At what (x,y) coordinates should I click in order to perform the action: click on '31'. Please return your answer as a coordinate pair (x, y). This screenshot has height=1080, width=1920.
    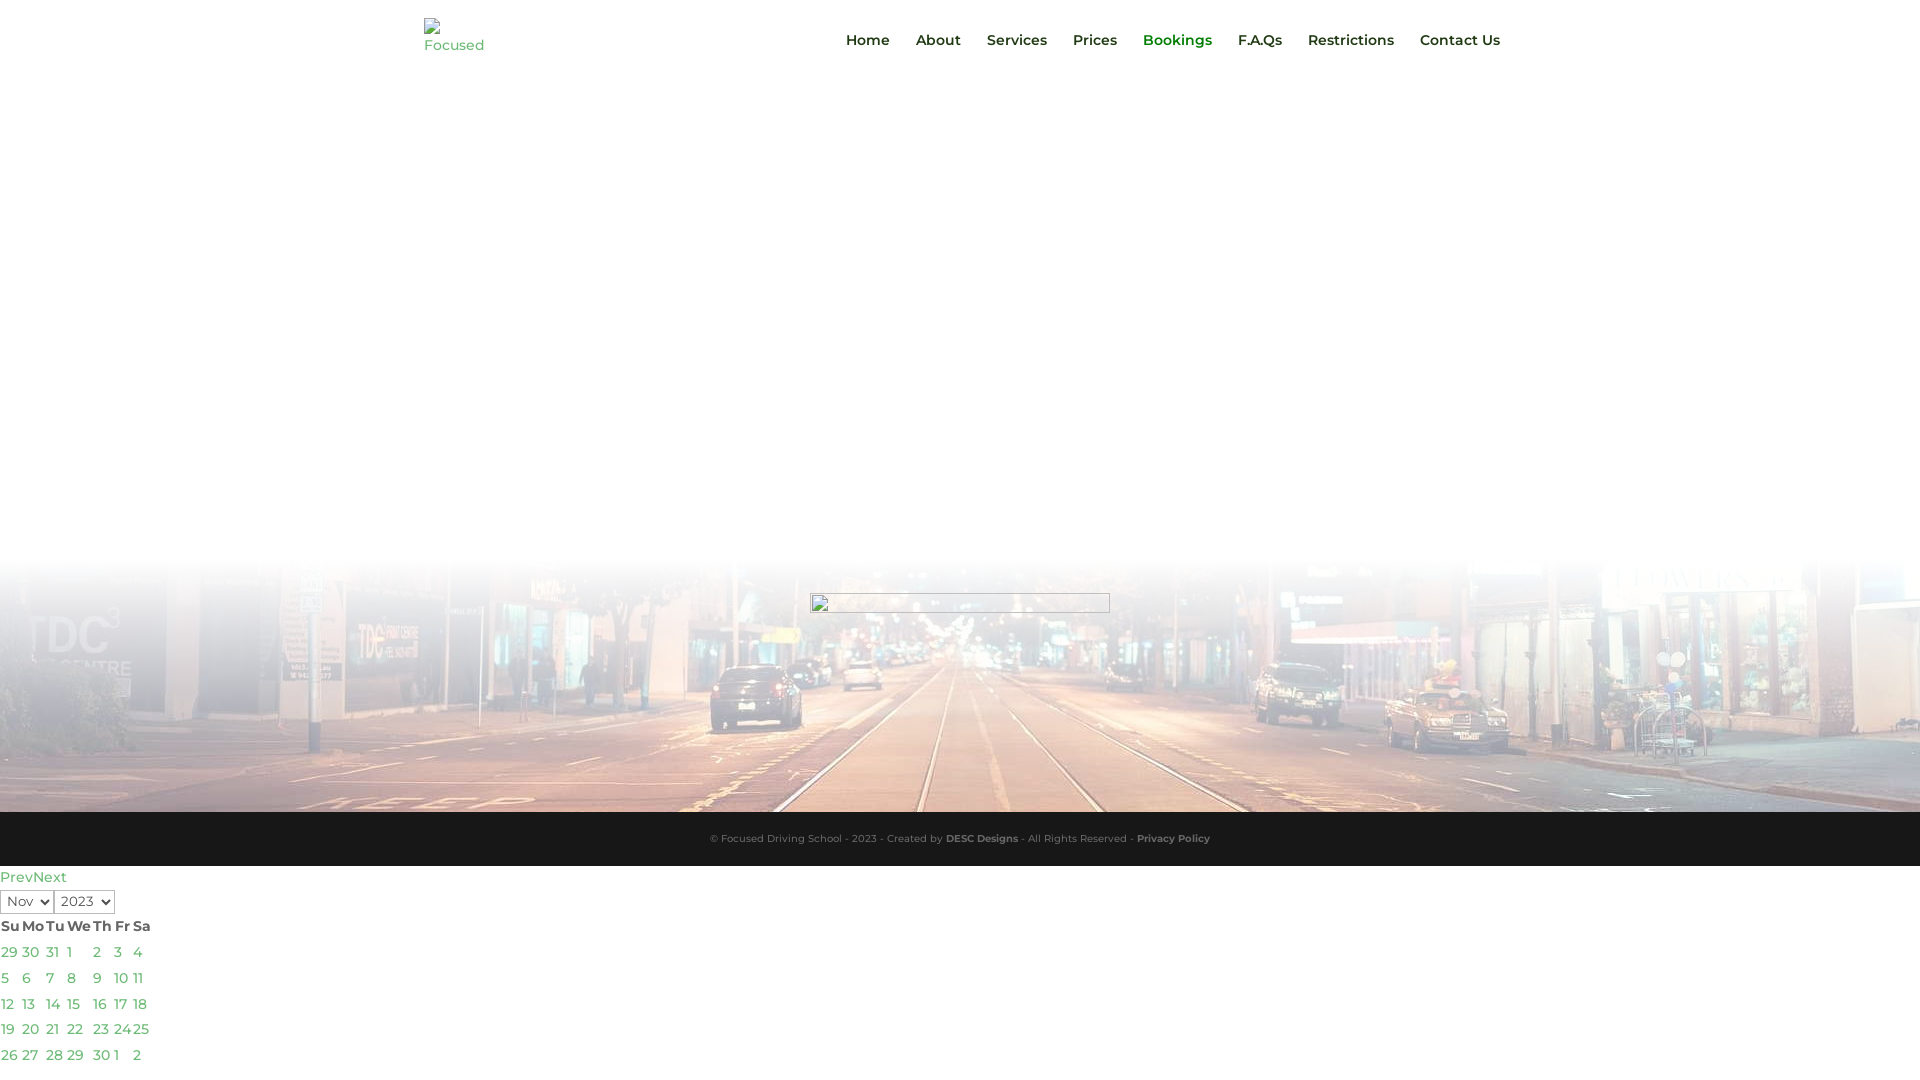
    Looking at the image, I should click on (52, 951).